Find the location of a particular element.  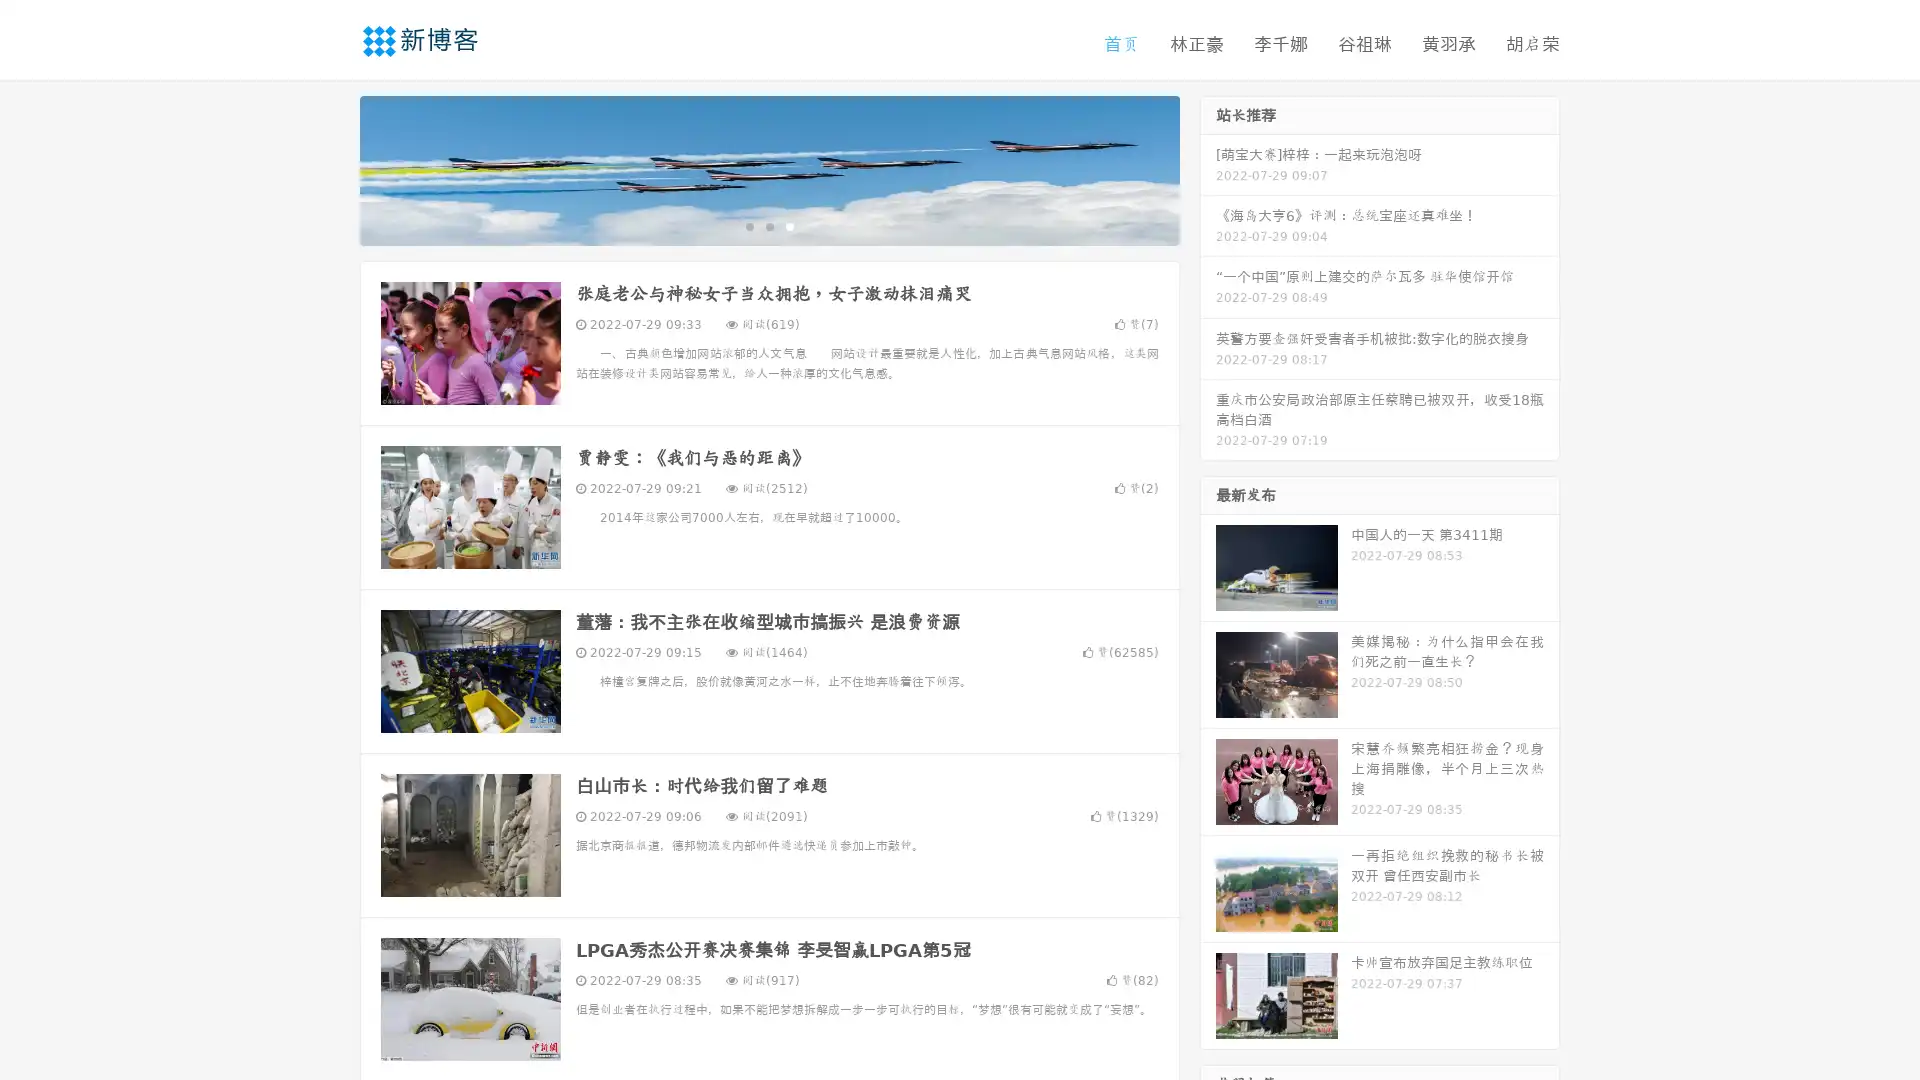

Go to slide 2 is located at coordinates (768, 225).